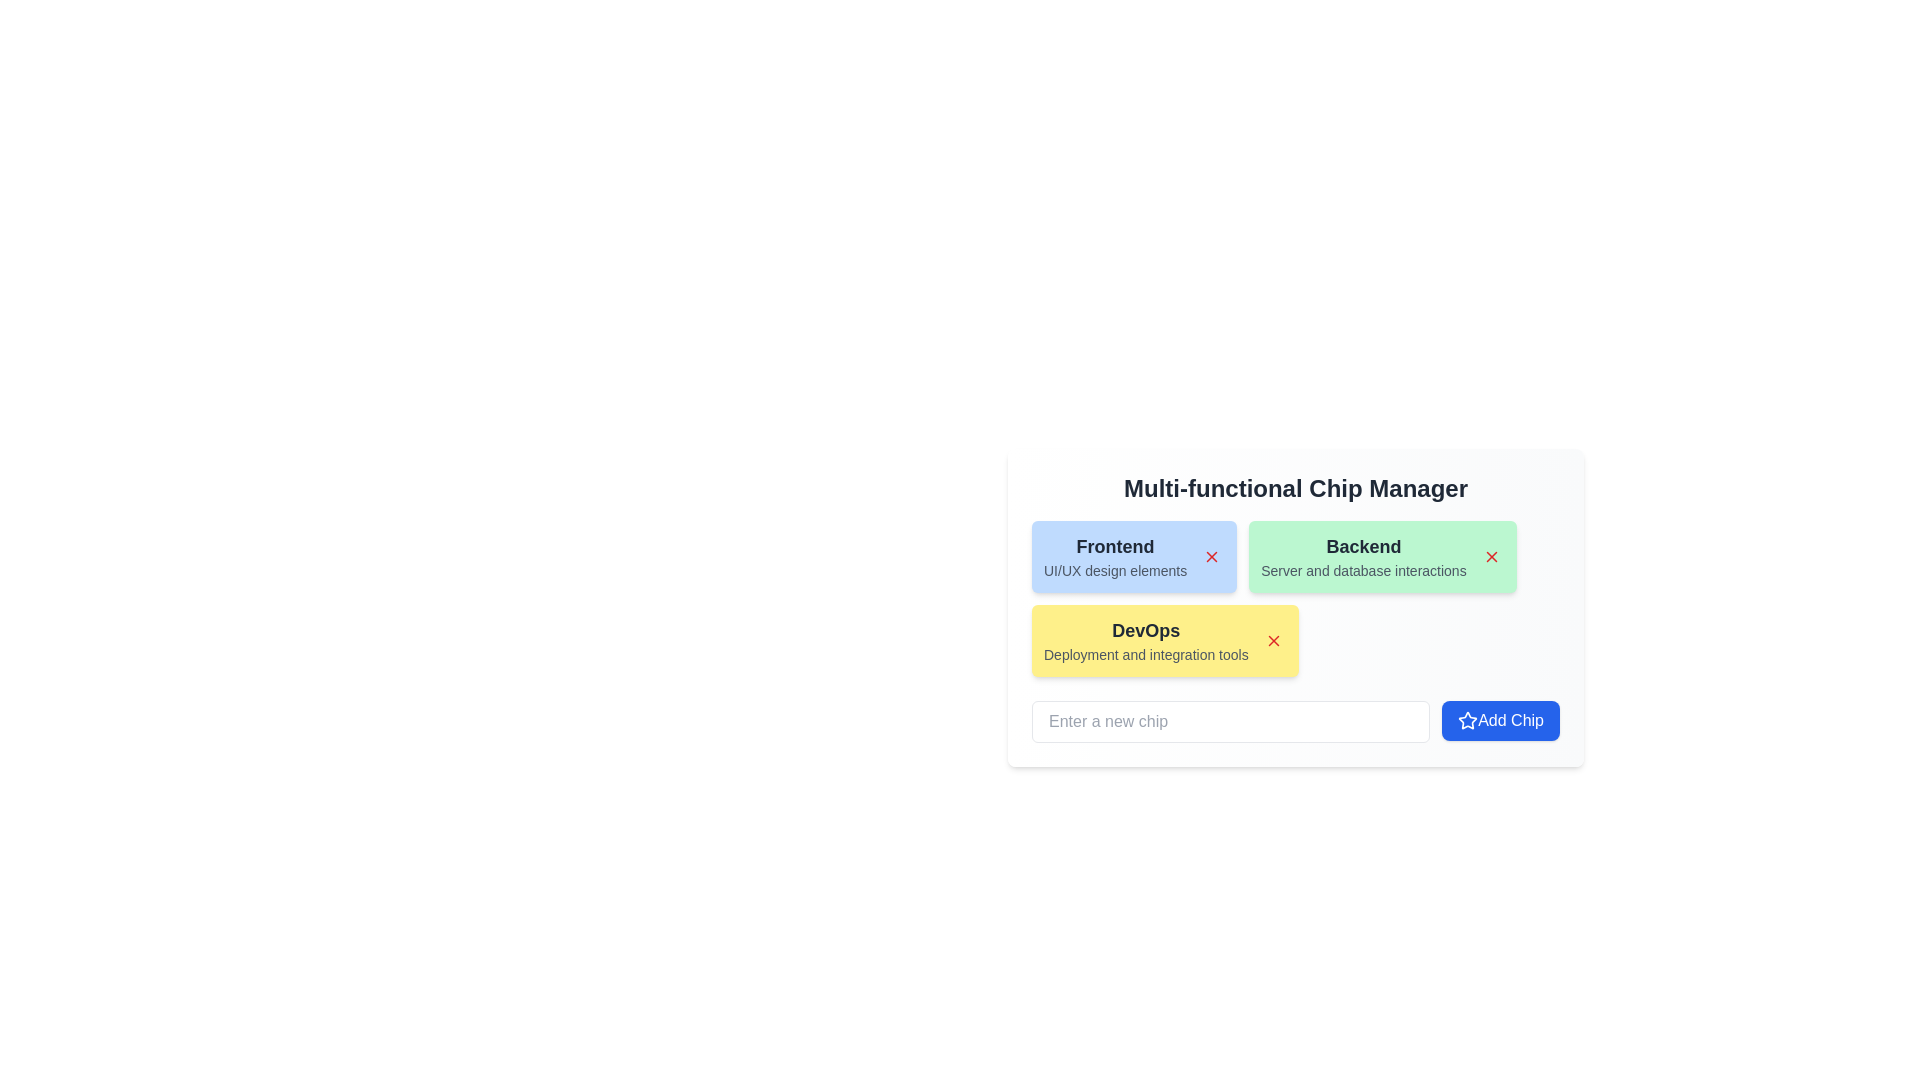  I want to click on the 'Add Chip' button with a blue background and white text, so click(1501, 721).